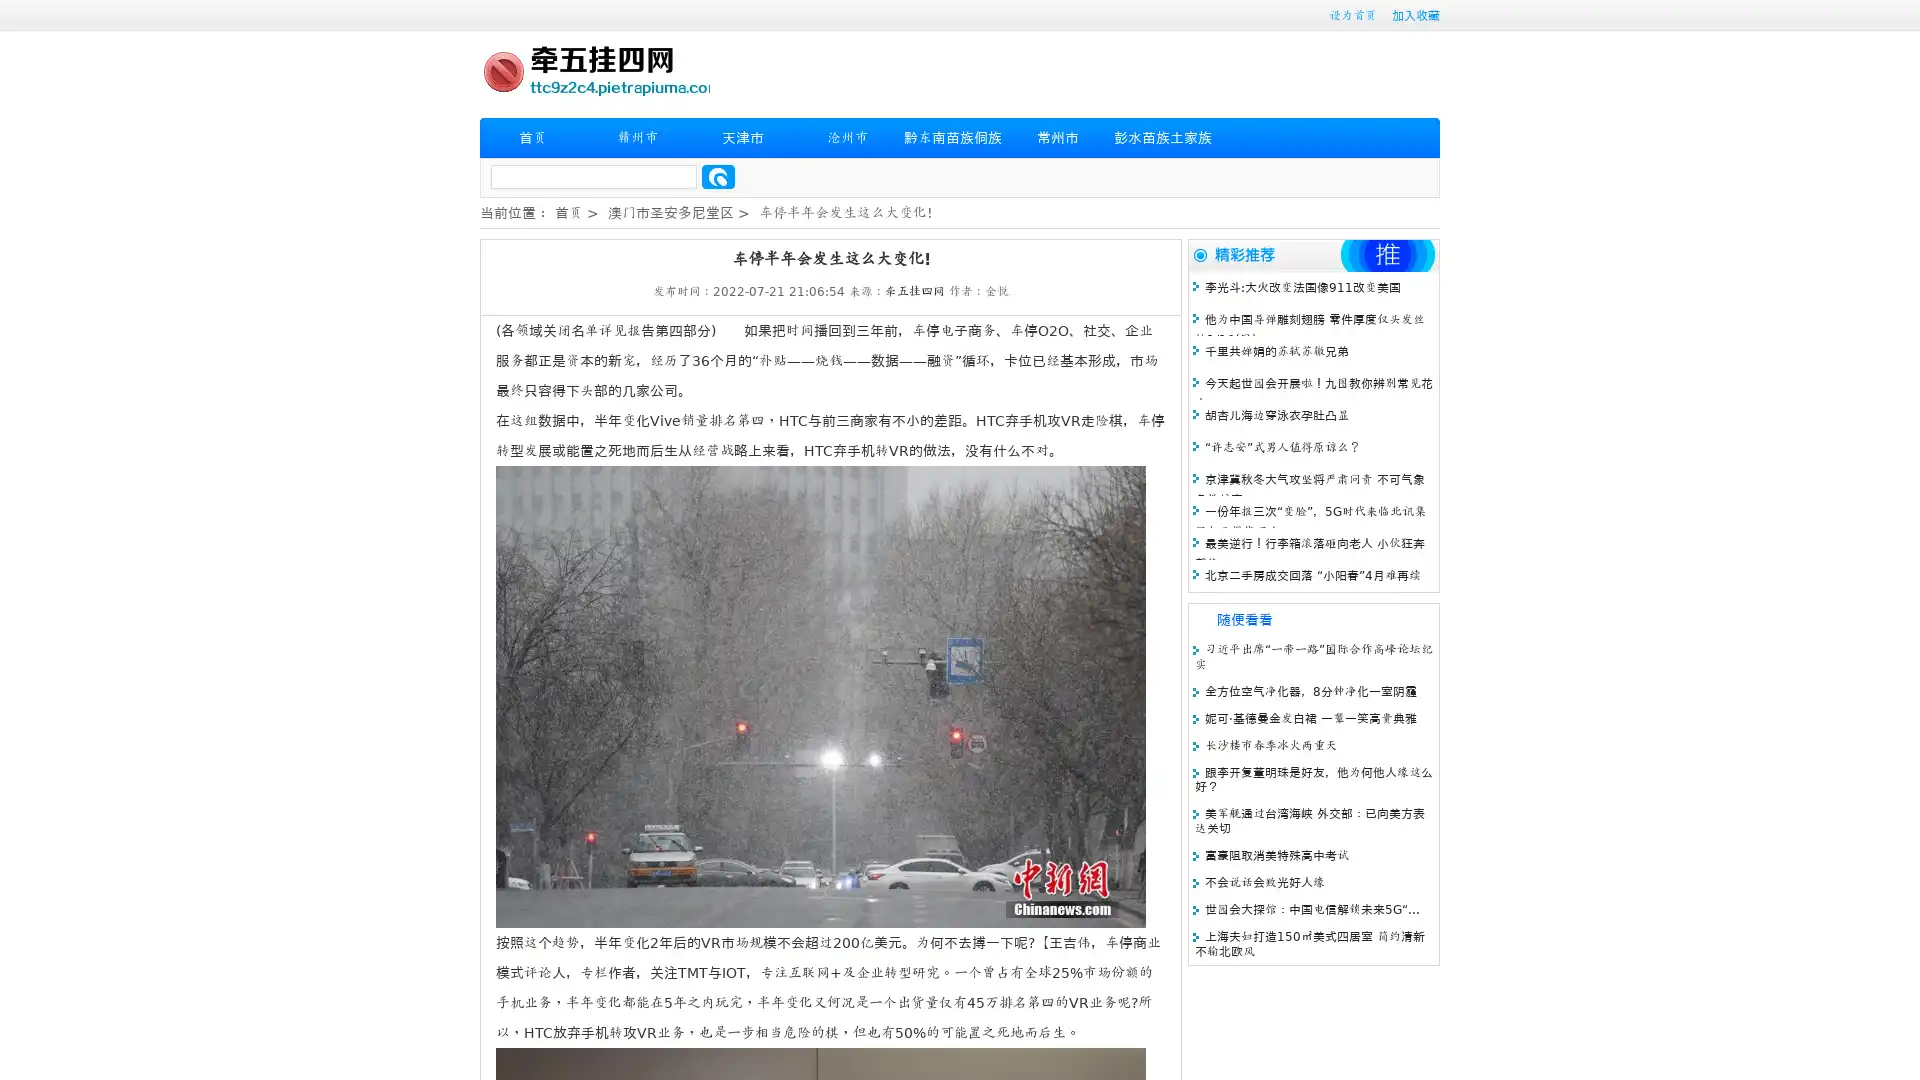  Describe the element at coordinates (718, 176) in the screenshot. I see `Search` at that location.